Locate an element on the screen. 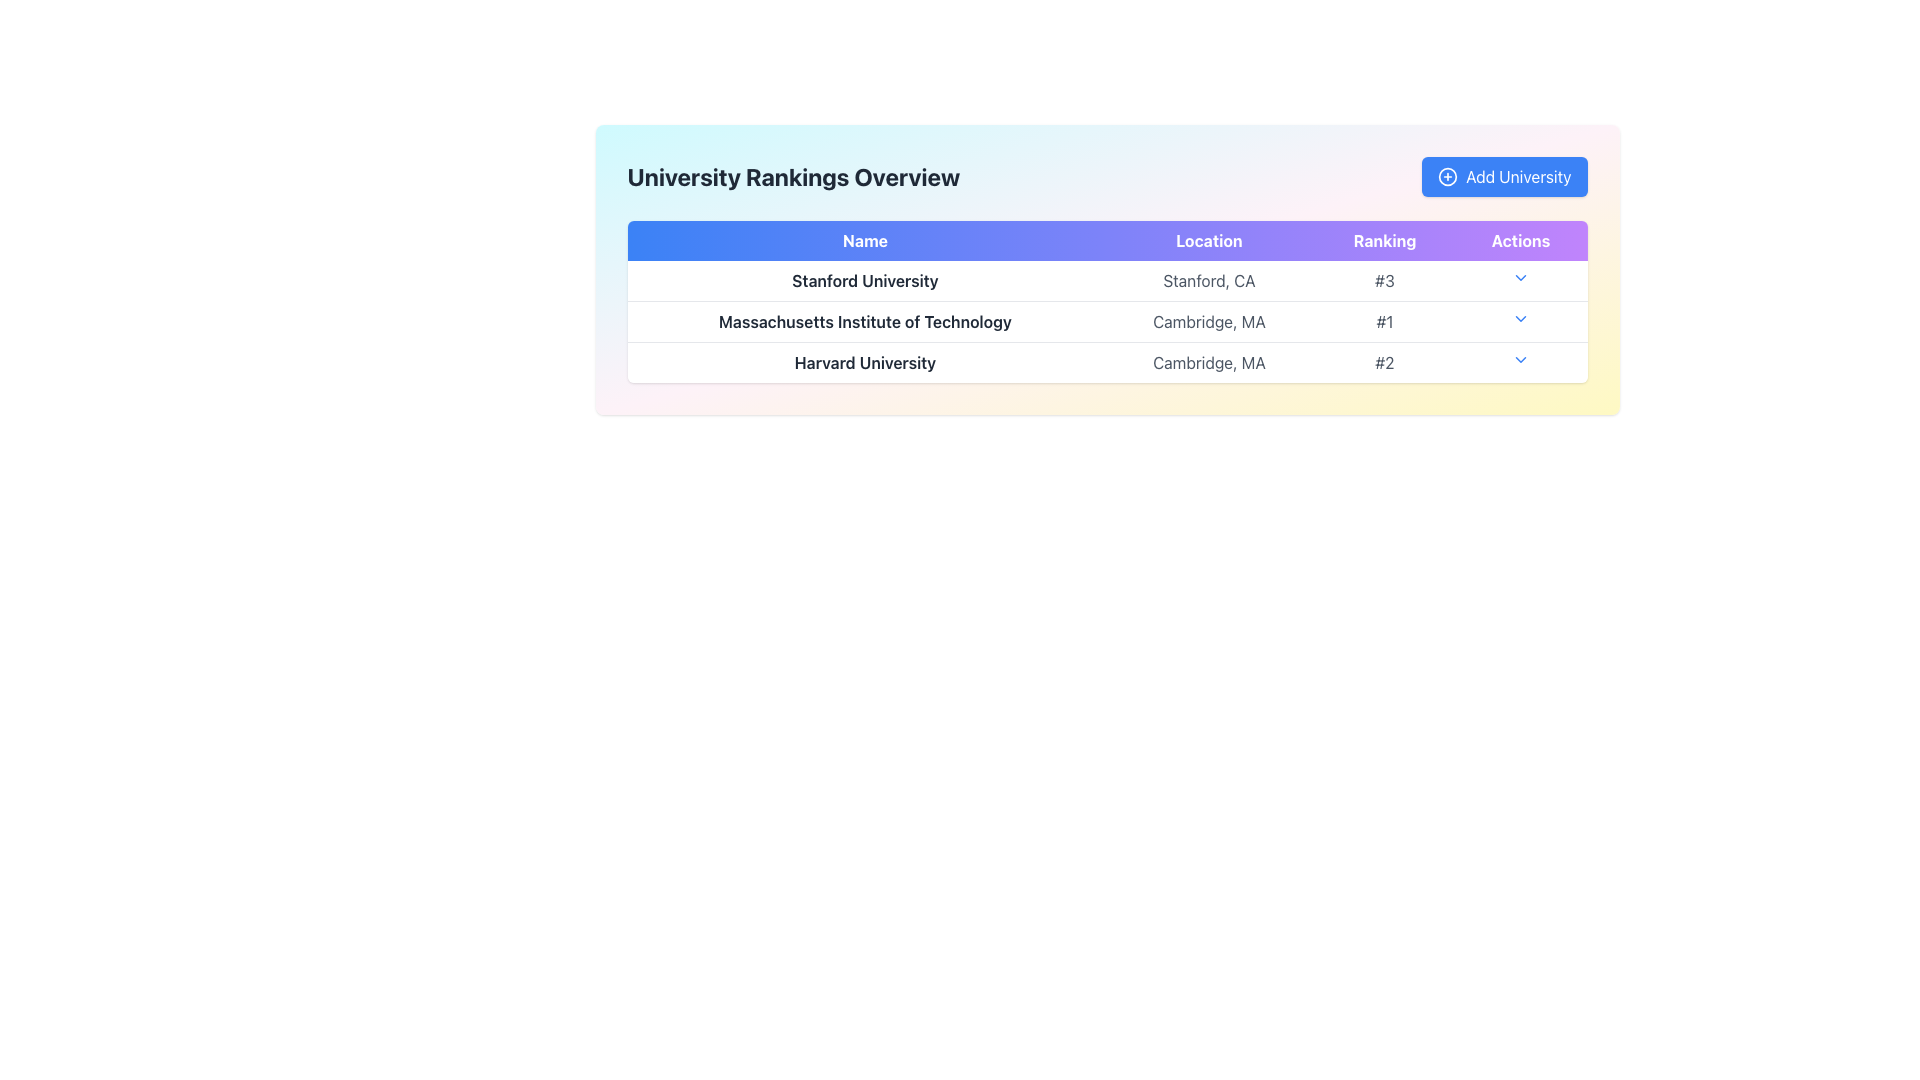  the Text Label displaying the location information 'Cambridge, MA' in the second row of the table, located between the 'Name' and 'Ranking' columns is located at coordinates (1208, 320).